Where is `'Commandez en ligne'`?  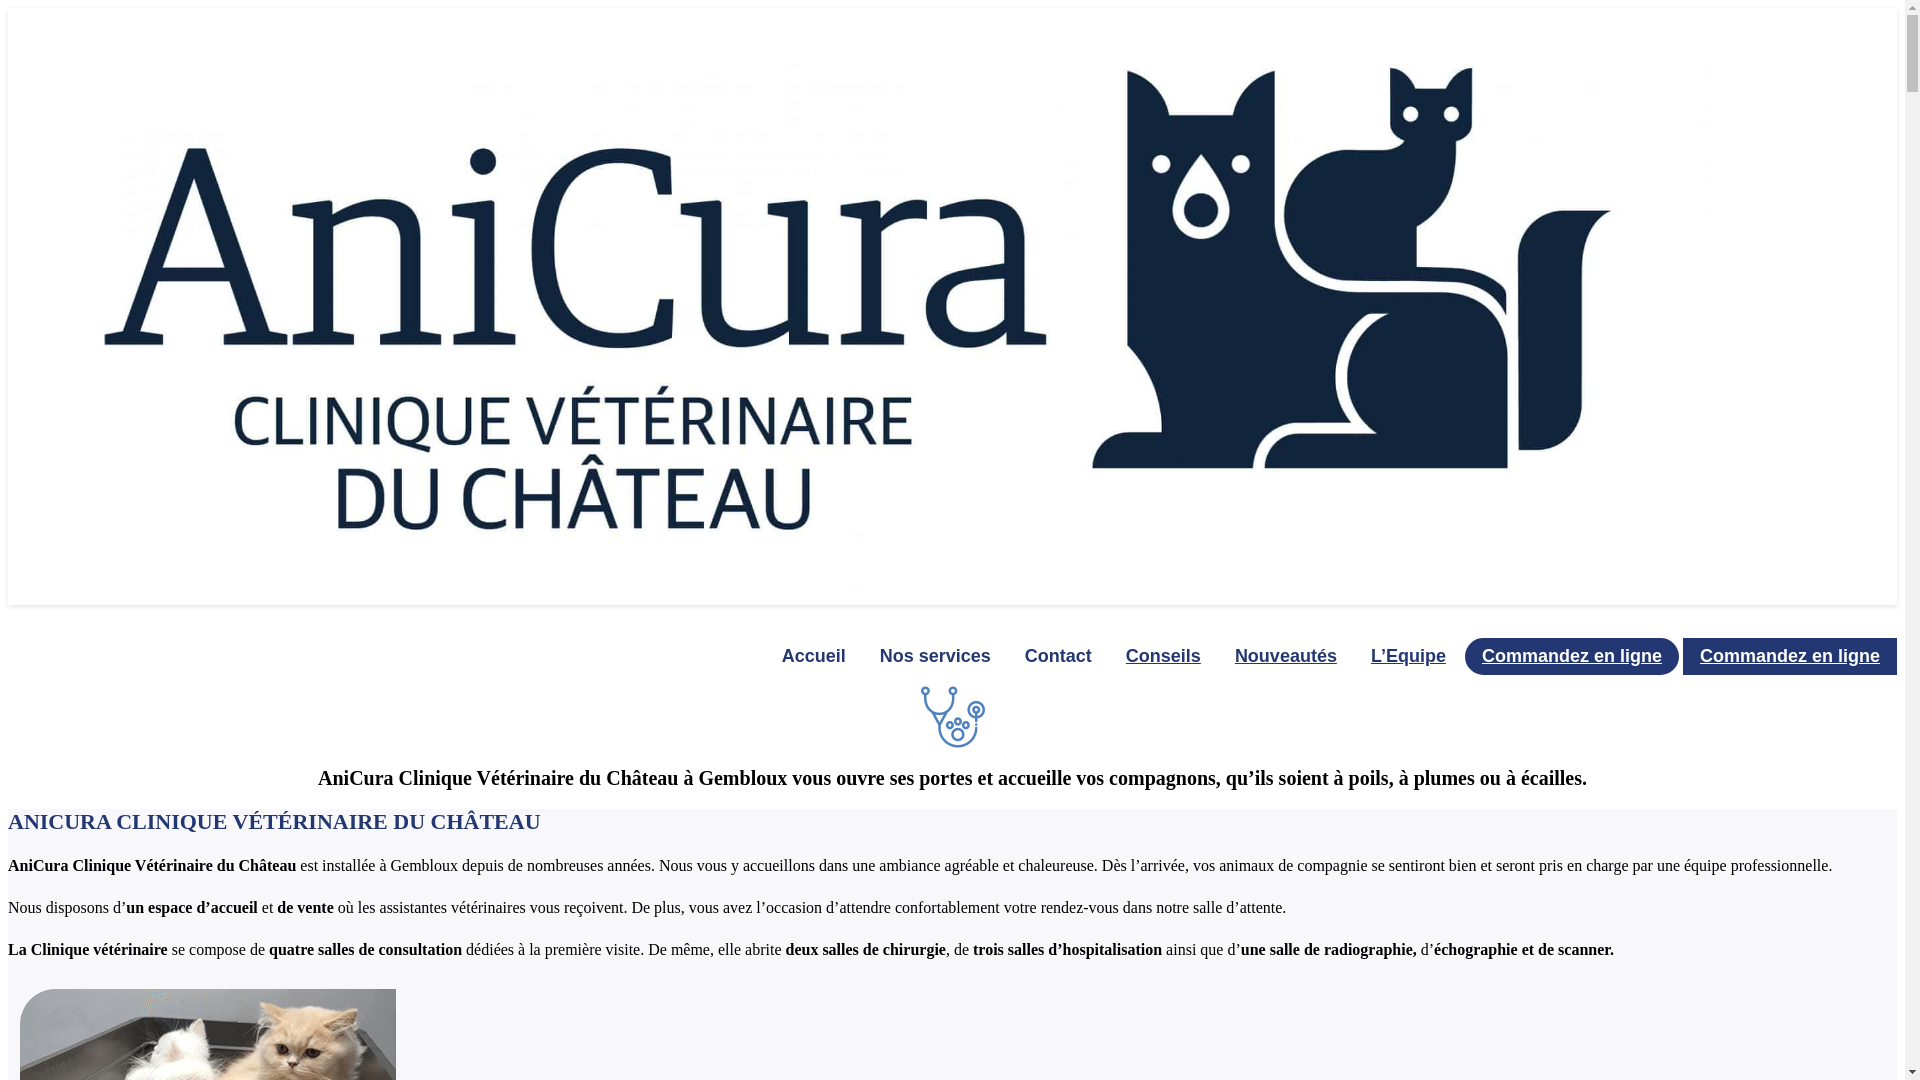 'Commandez en ligne' is located at coordinates (1790, 656).